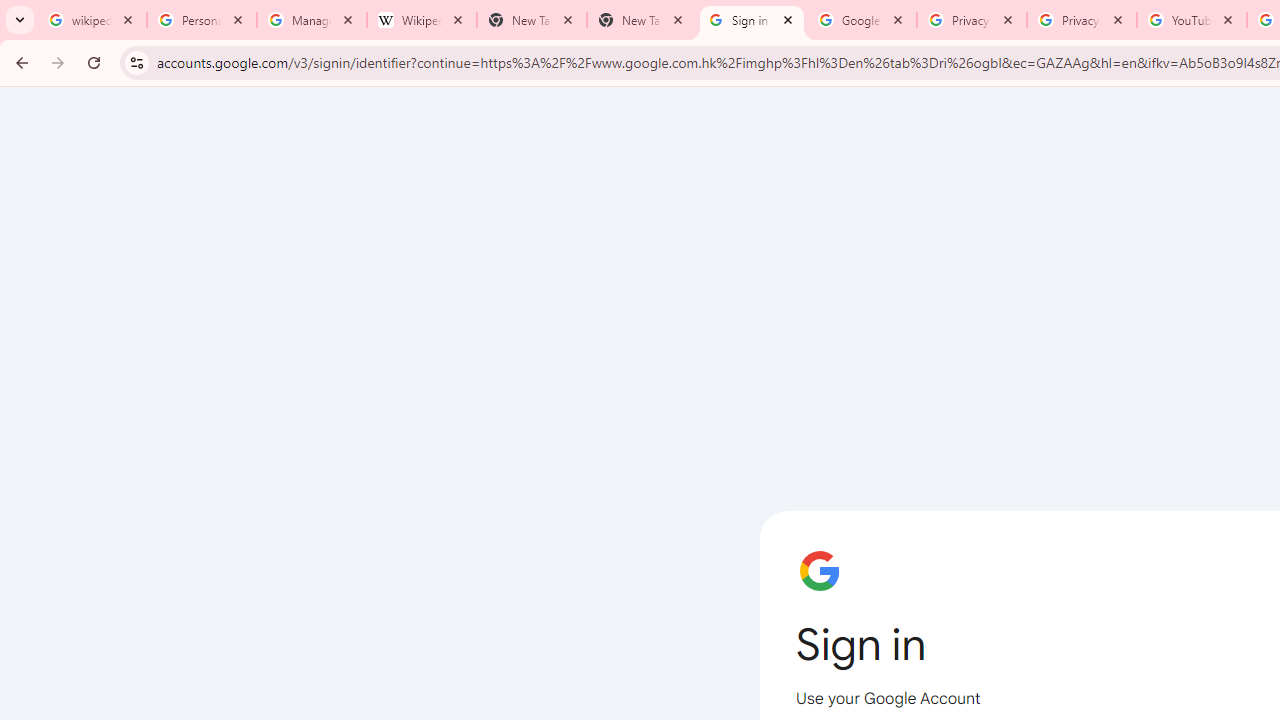 This screenshot has height=720, width=1280. What do you see at coordinates (642, 20) in the screenshot?
I see `'New Tab'` at bounding box center [642, 20].